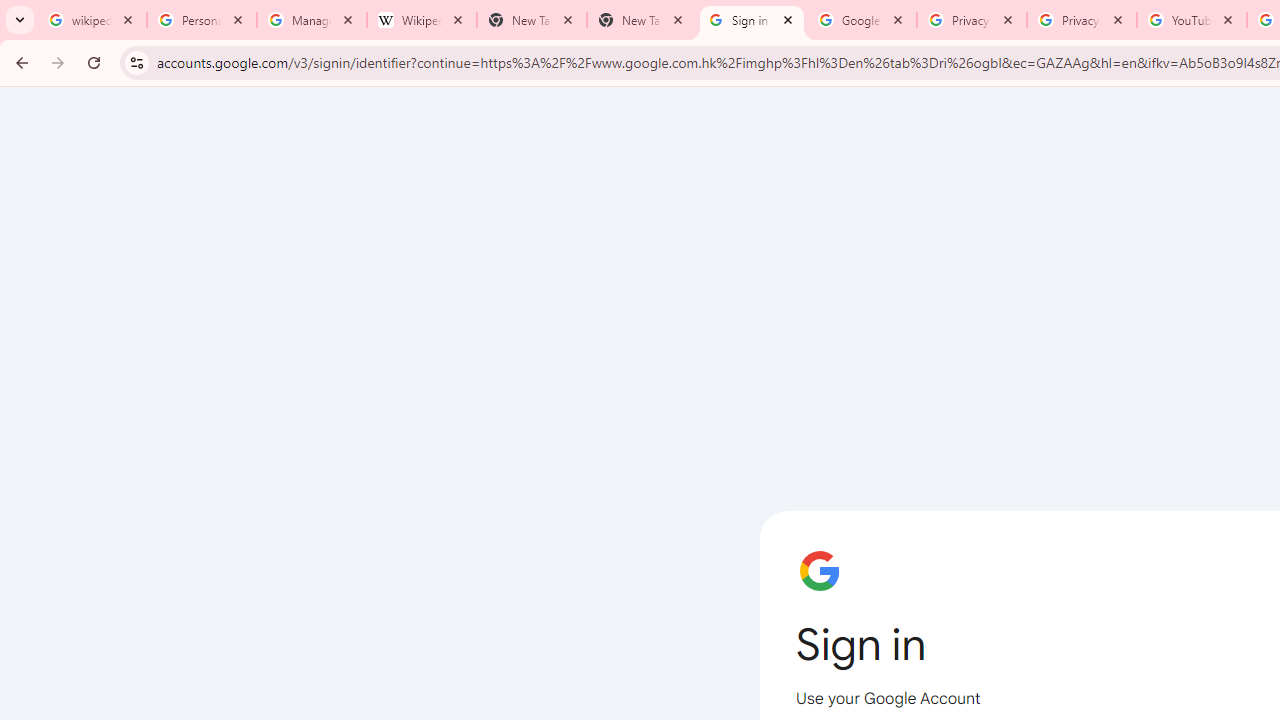 This screenshot has height=720, width=1280. What do you see at coordinates (642, 20) in the screenshot?
I see `'New Tab'` at bounding box center [642, 20].